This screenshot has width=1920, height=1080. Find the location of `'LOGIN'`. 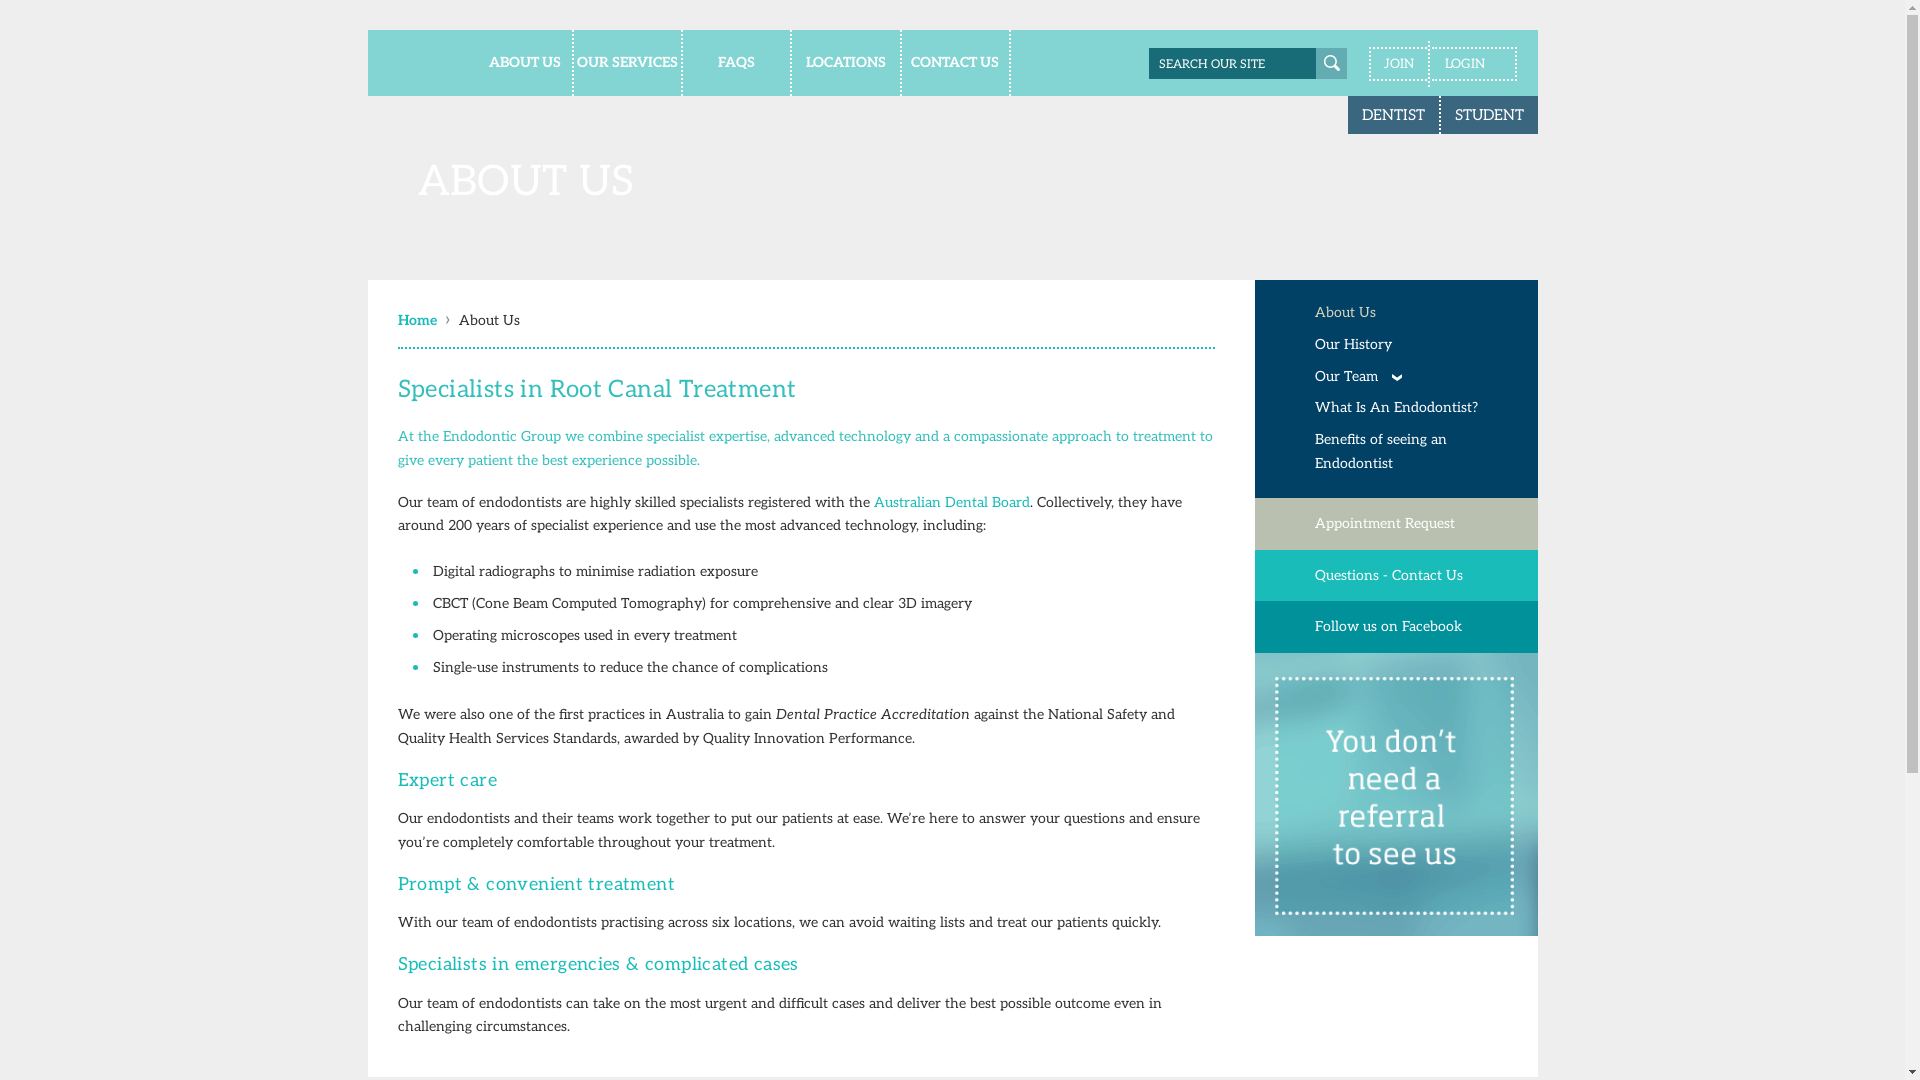

'LOGIN' is located at coordinates (1474, 63).